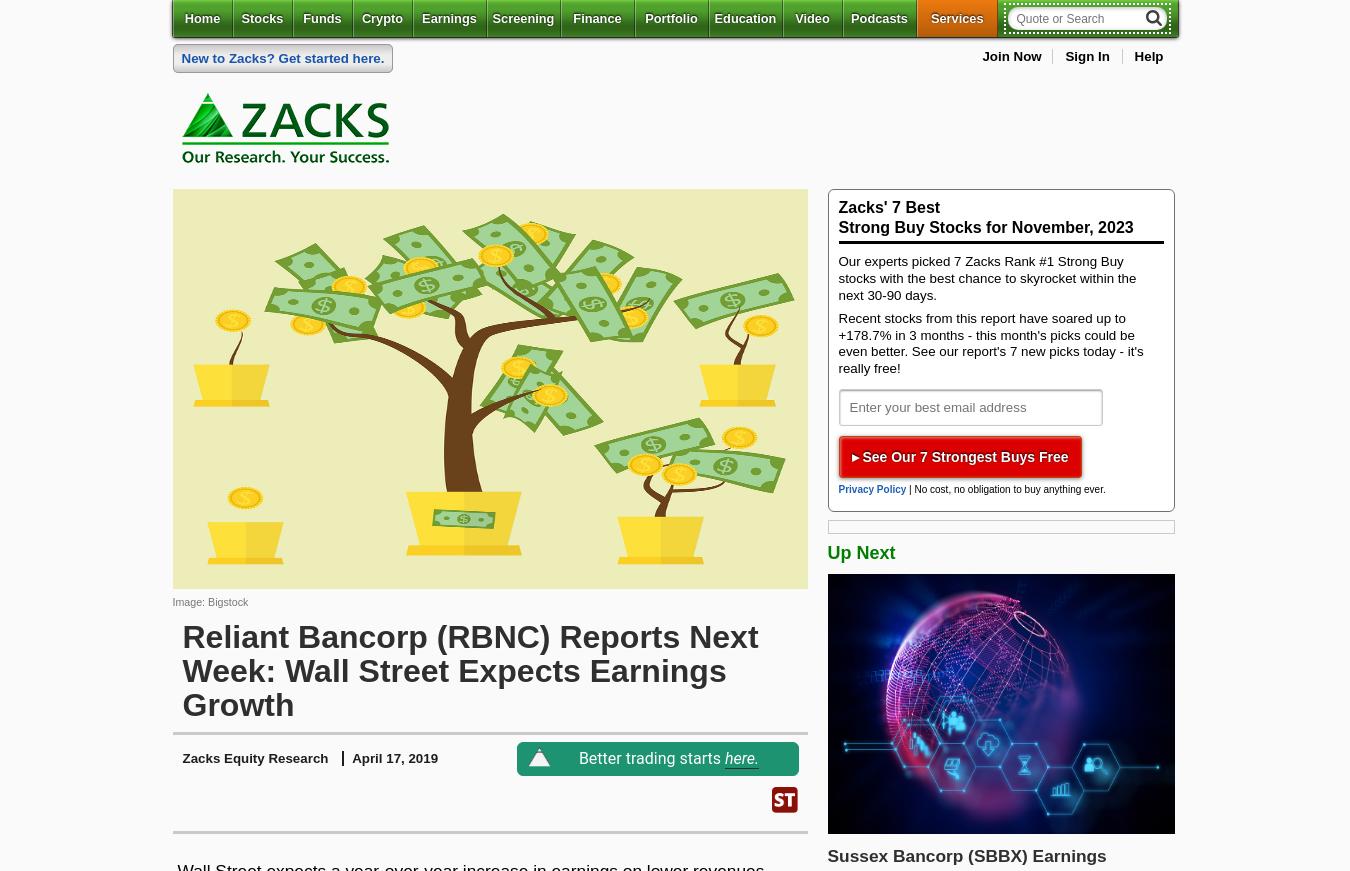 The height and width of the screenshot is (871, 1350). Describe the element at coordinates (837, 227) in the screenshot. I see `'Strong Buy Stocks for November, 2023'` at that location.